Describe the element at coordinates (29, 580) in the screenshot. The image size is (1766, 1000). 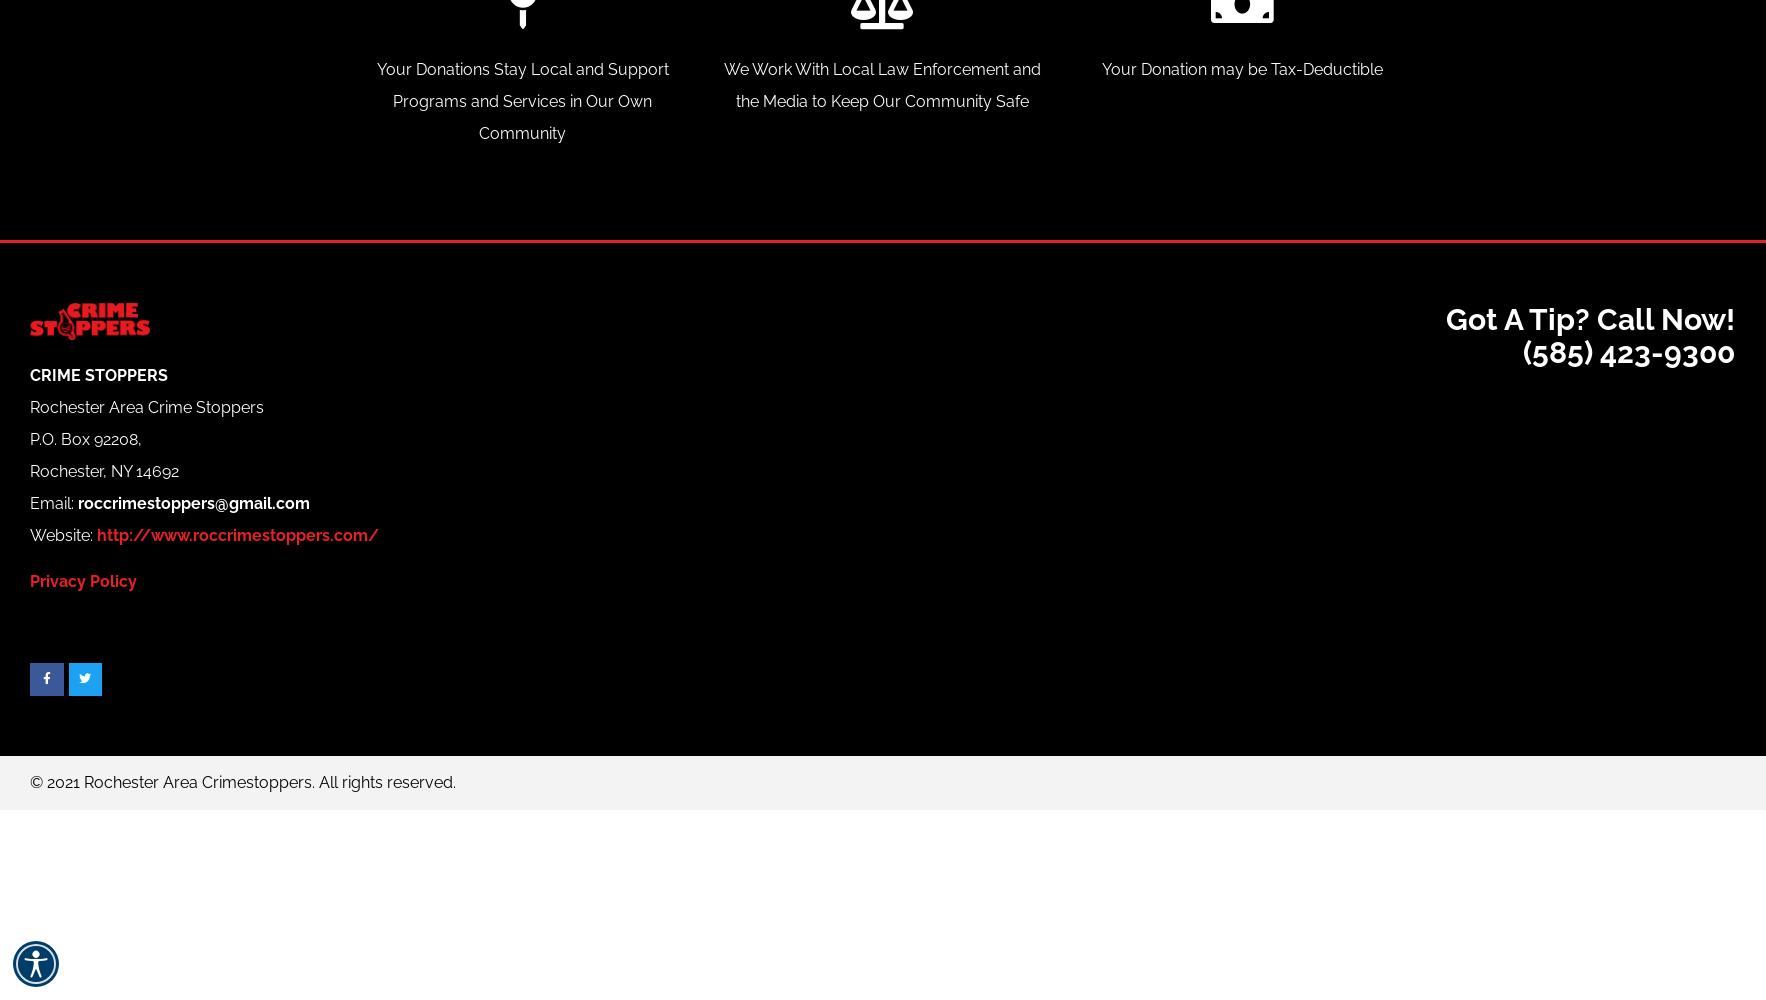
I see `'Privacy Policy'` at that location.